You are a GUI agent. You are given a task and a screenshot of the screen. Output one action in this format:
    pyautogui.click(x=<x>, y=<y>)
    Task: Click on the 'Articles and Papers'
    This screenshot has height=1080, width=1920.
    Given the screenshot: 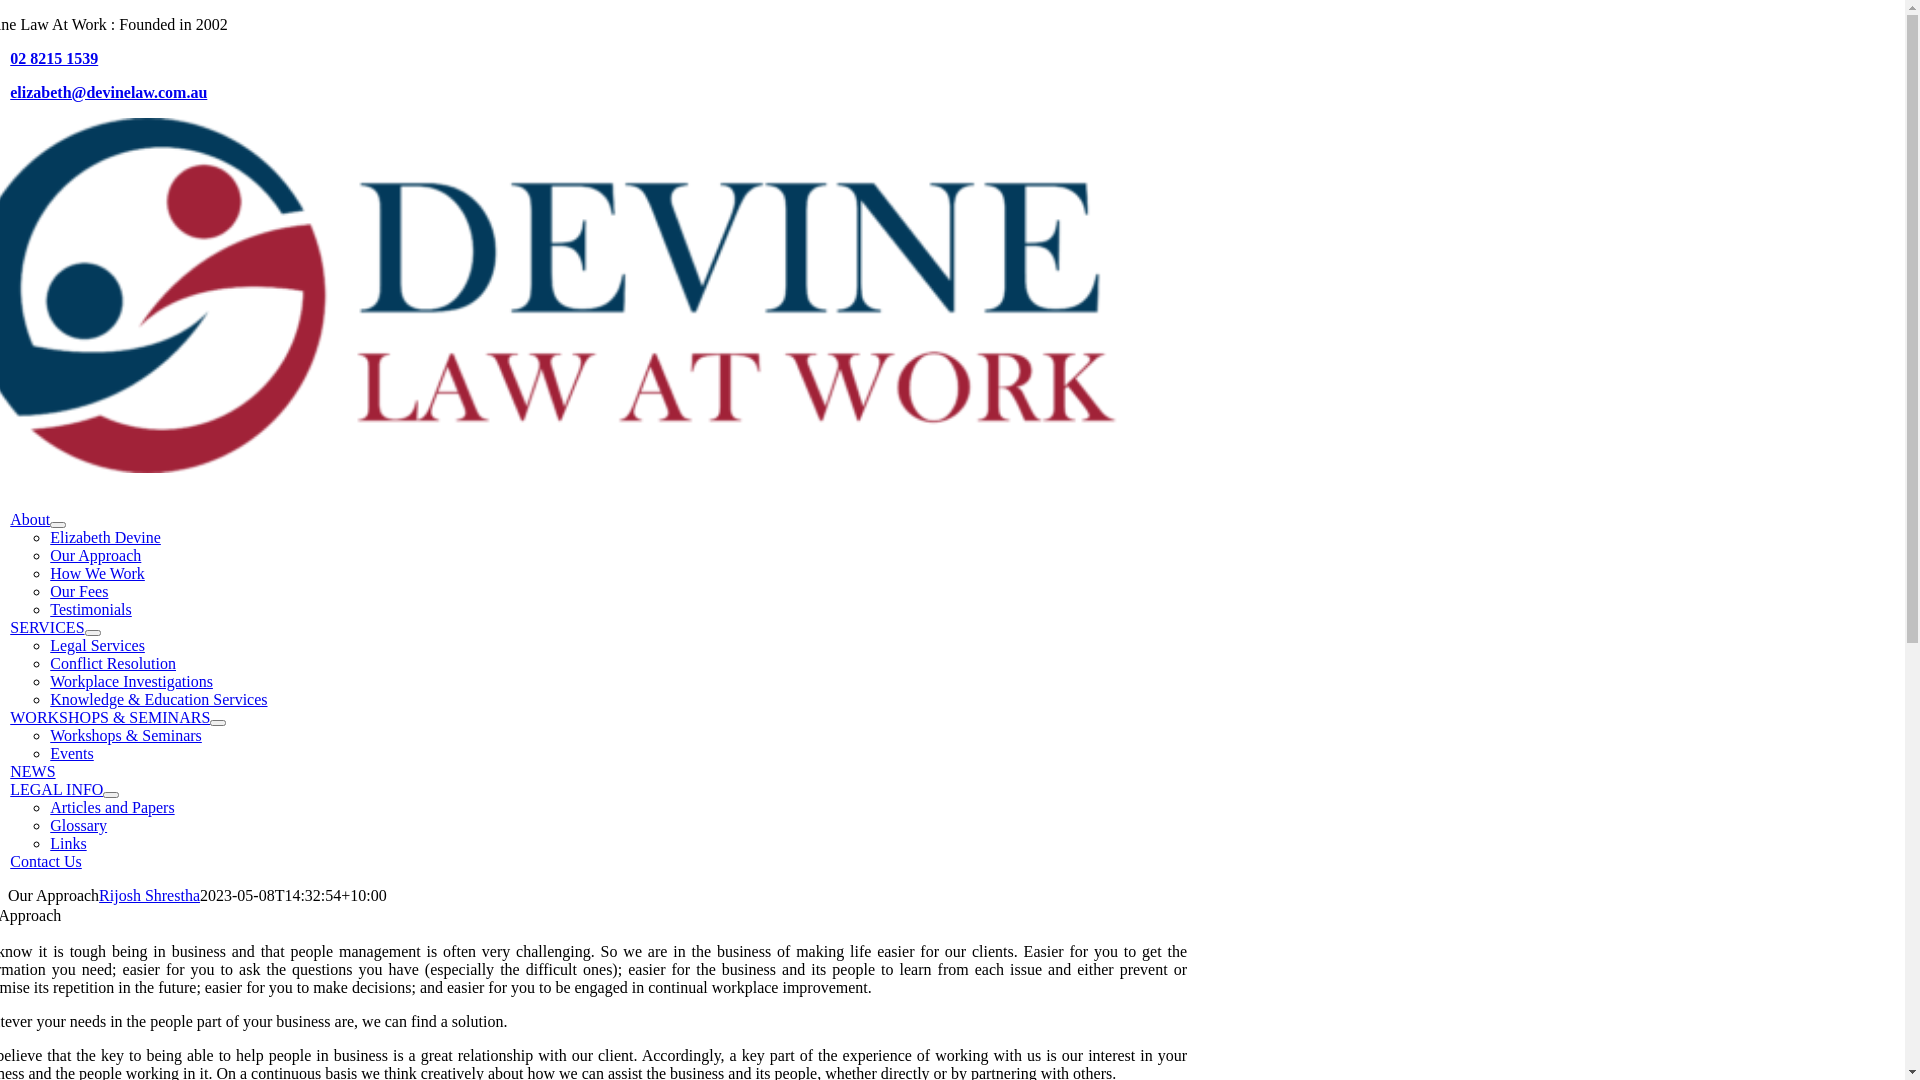 What is the action you would take?
    pyautogui.click(x=110, y=806)
    